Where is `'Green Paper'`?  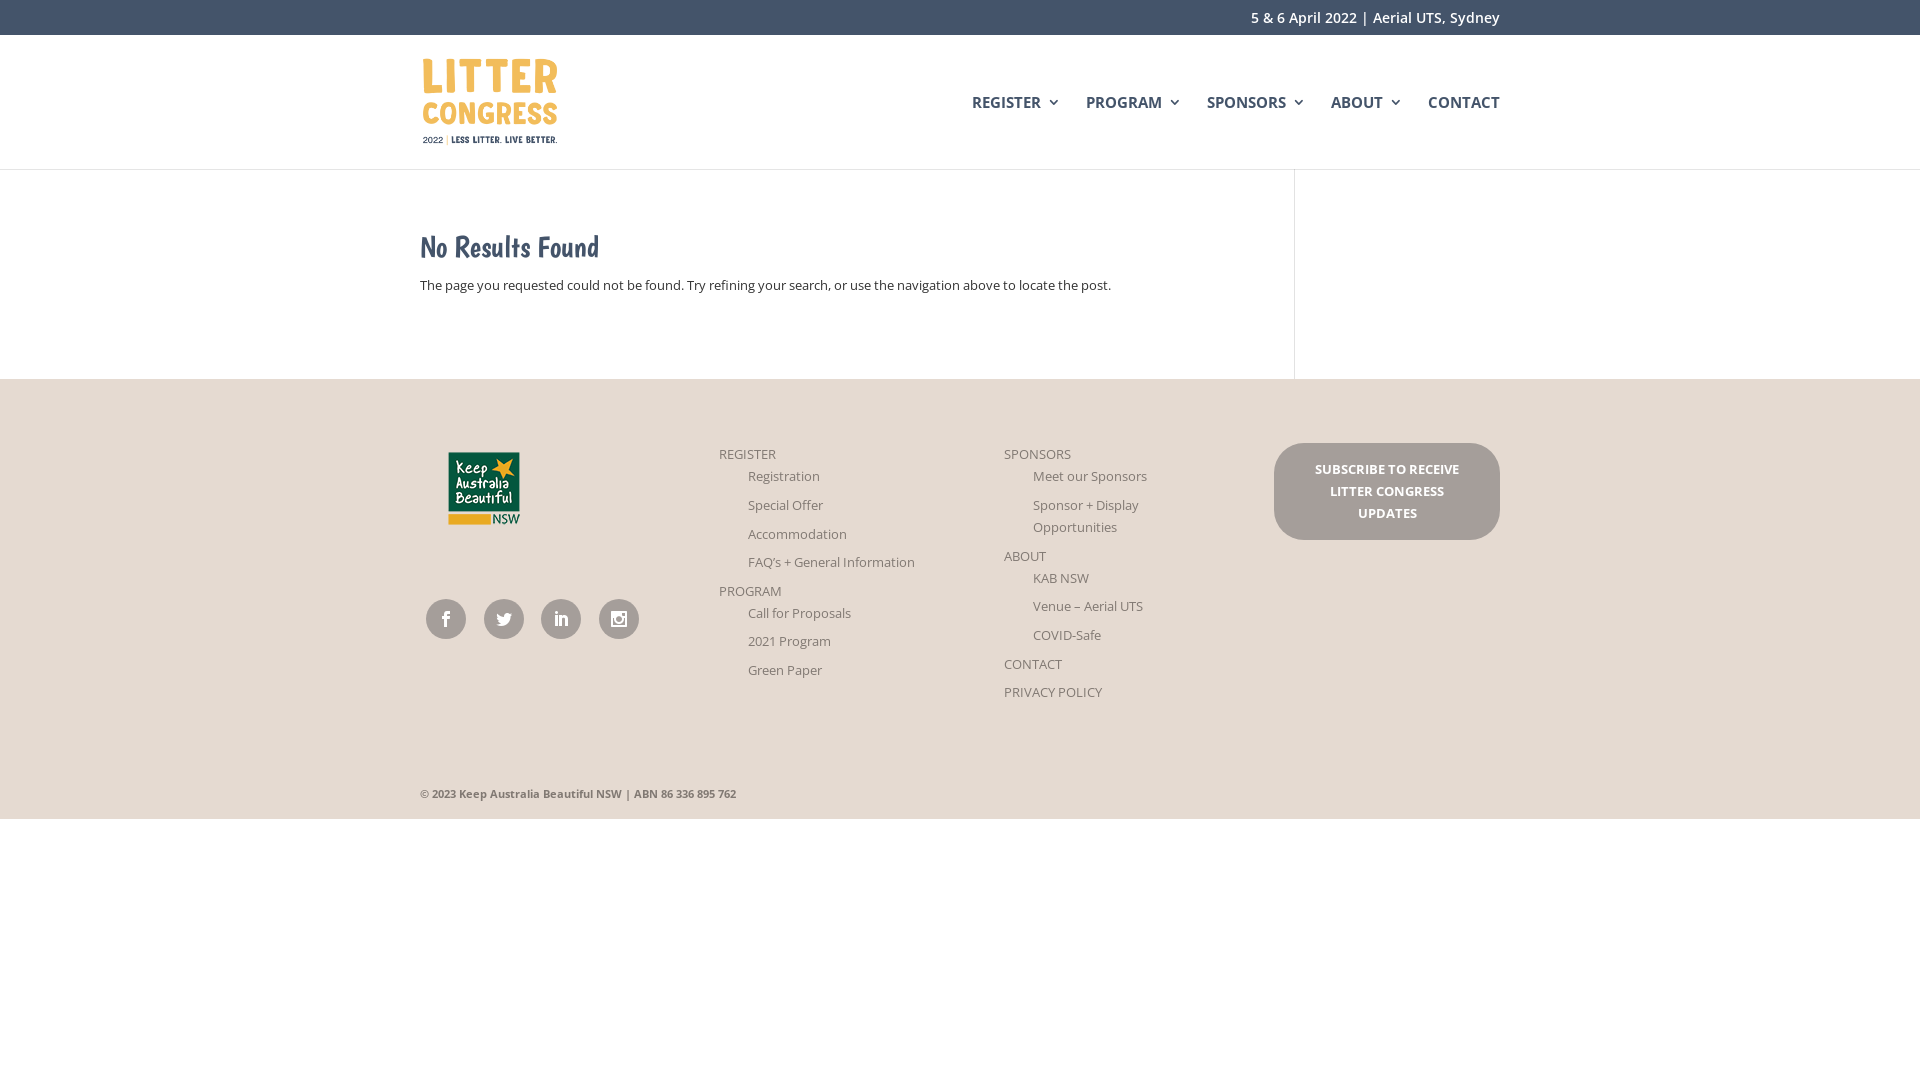 'Green Paper' is located at coordinates (784, 670).